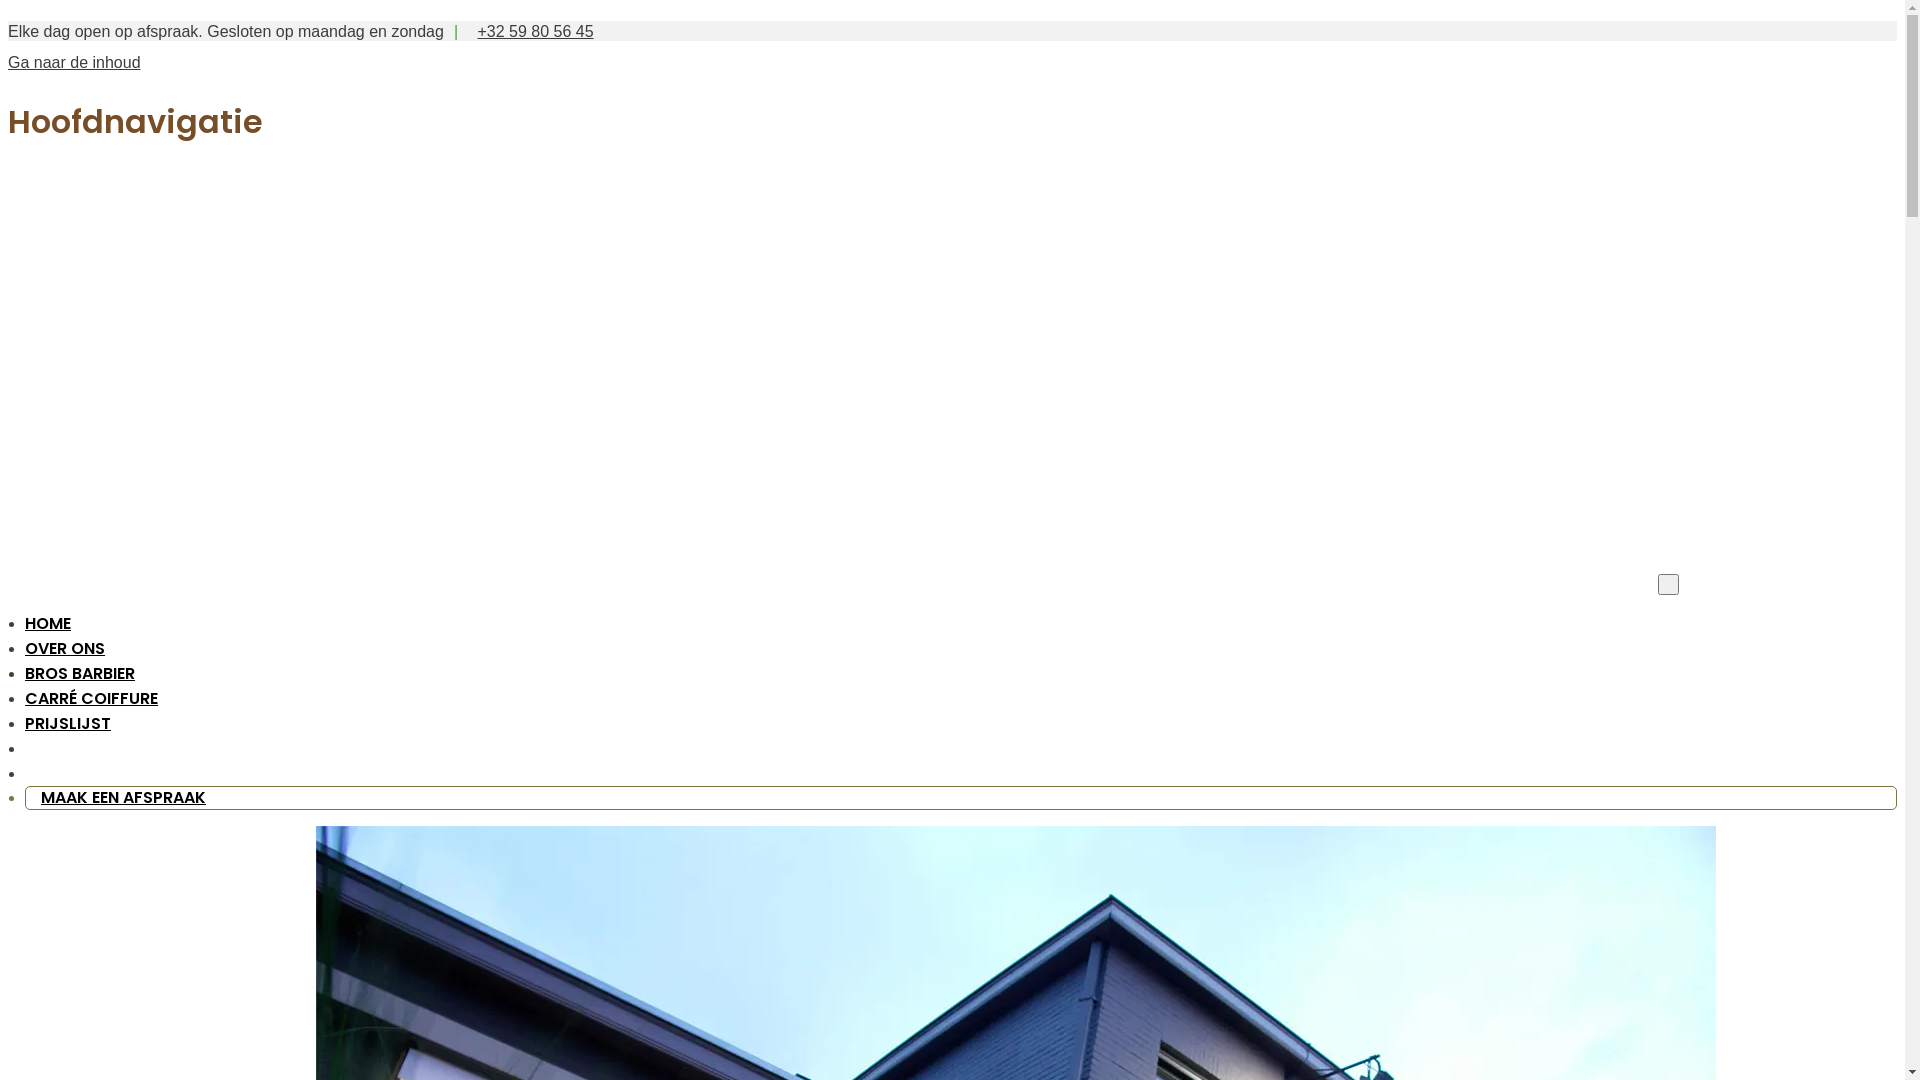 Image resolution: width=1920 pixels, height=1080 pixels. What do you see at coordinates (8, 61) in the screenshot?
I see `'Ga naar de inhoud'` at bounding box center [8, 61].